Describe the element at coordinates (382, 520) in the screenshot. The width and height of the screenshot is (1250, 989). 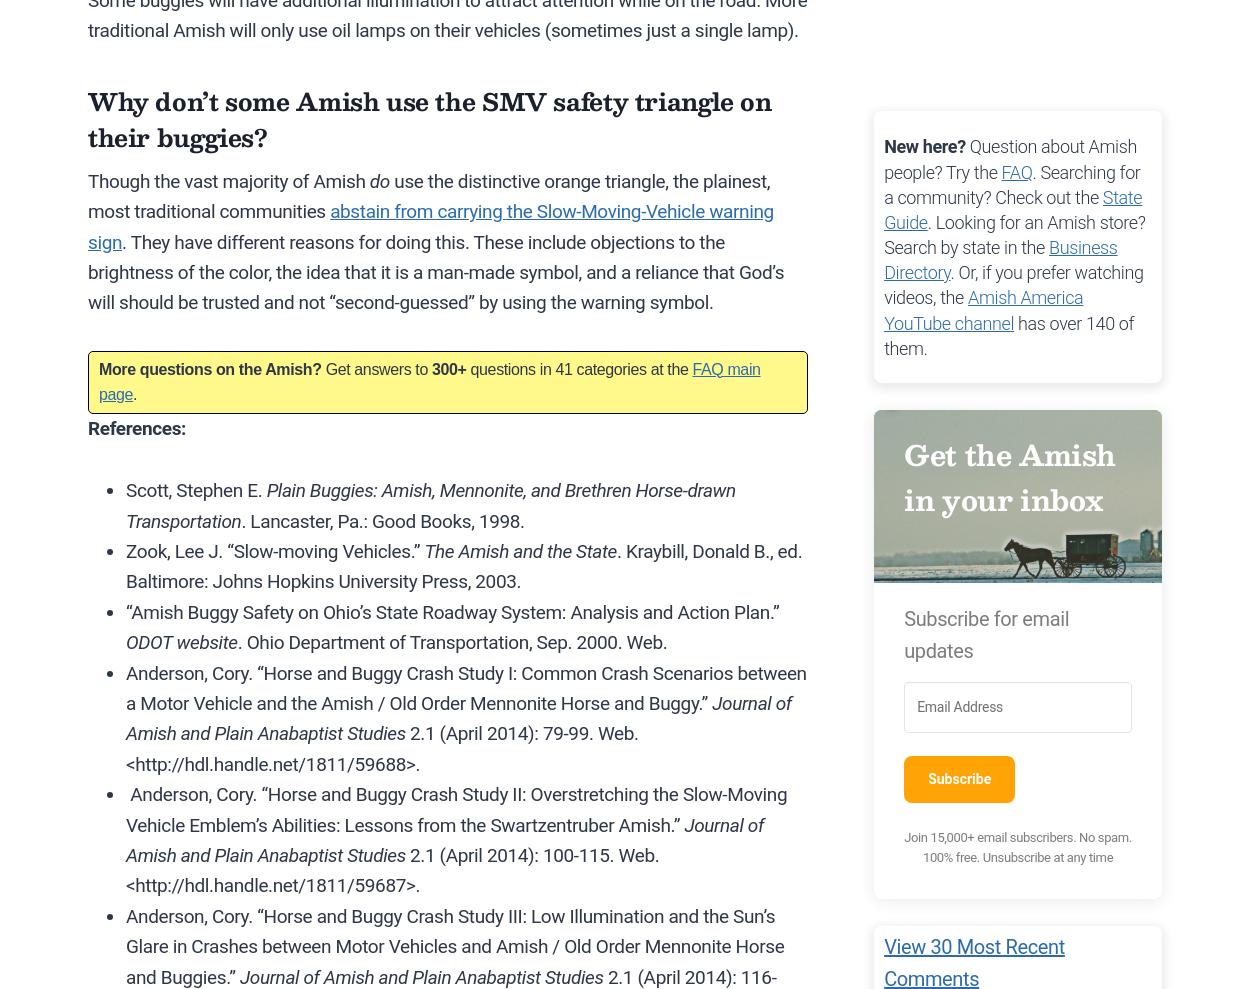
I see `'. Lancaster, Pa.: Good Books, 1998.'` at that location.